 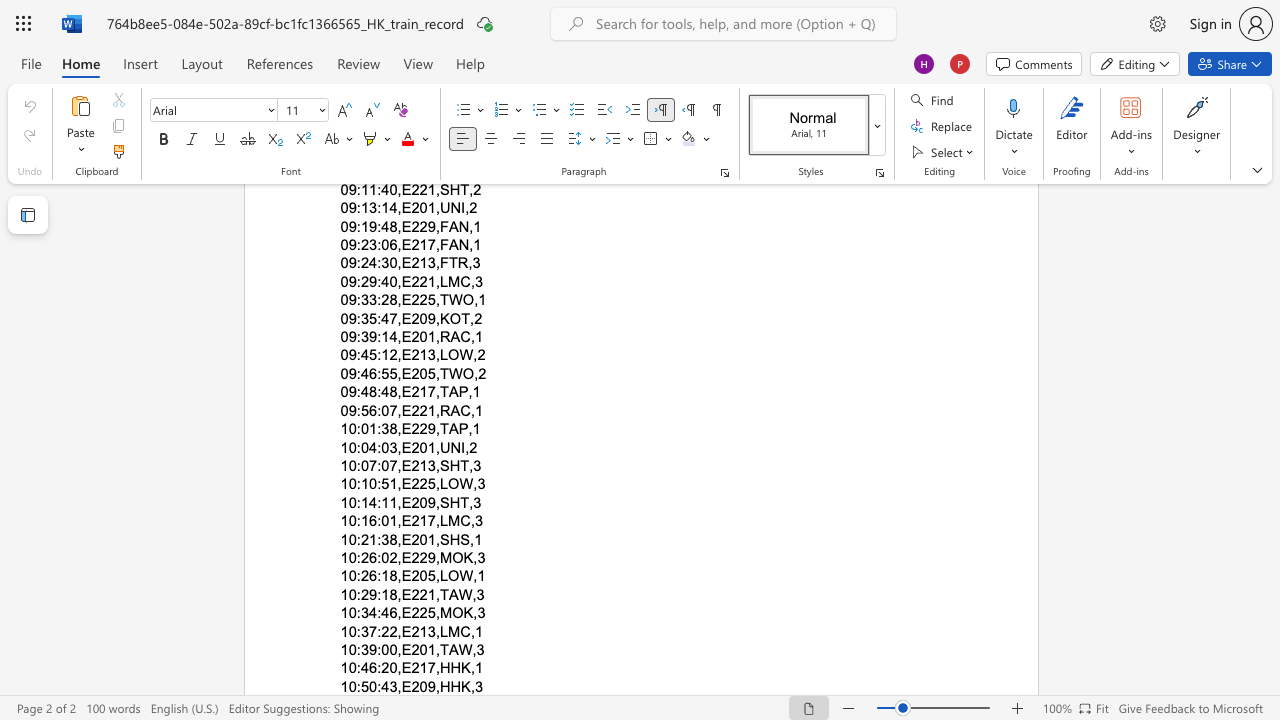 I want to click on the subset text "50:" within the text "10:50:43,E209,HHK,3", so click(x=360, y=685).